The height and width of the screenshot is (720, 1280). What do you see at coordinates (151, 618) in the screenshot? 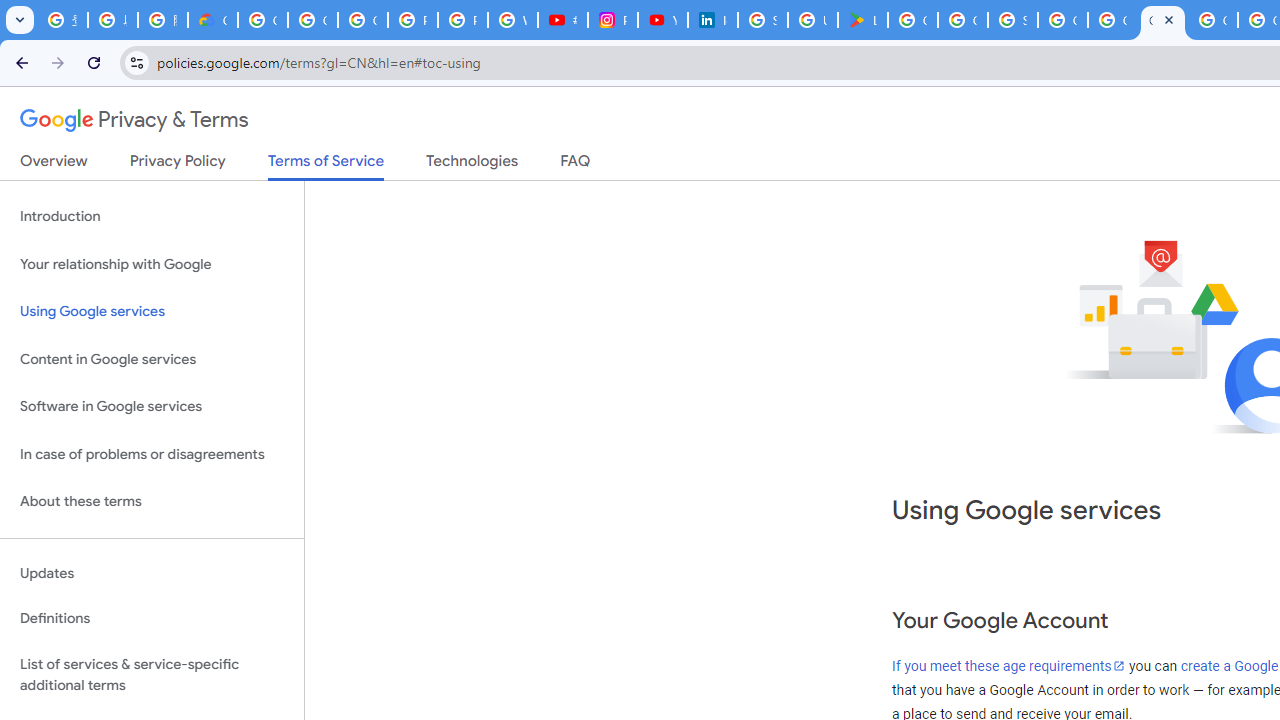
I see `'Definitions'` at bounding box center [151, 618].